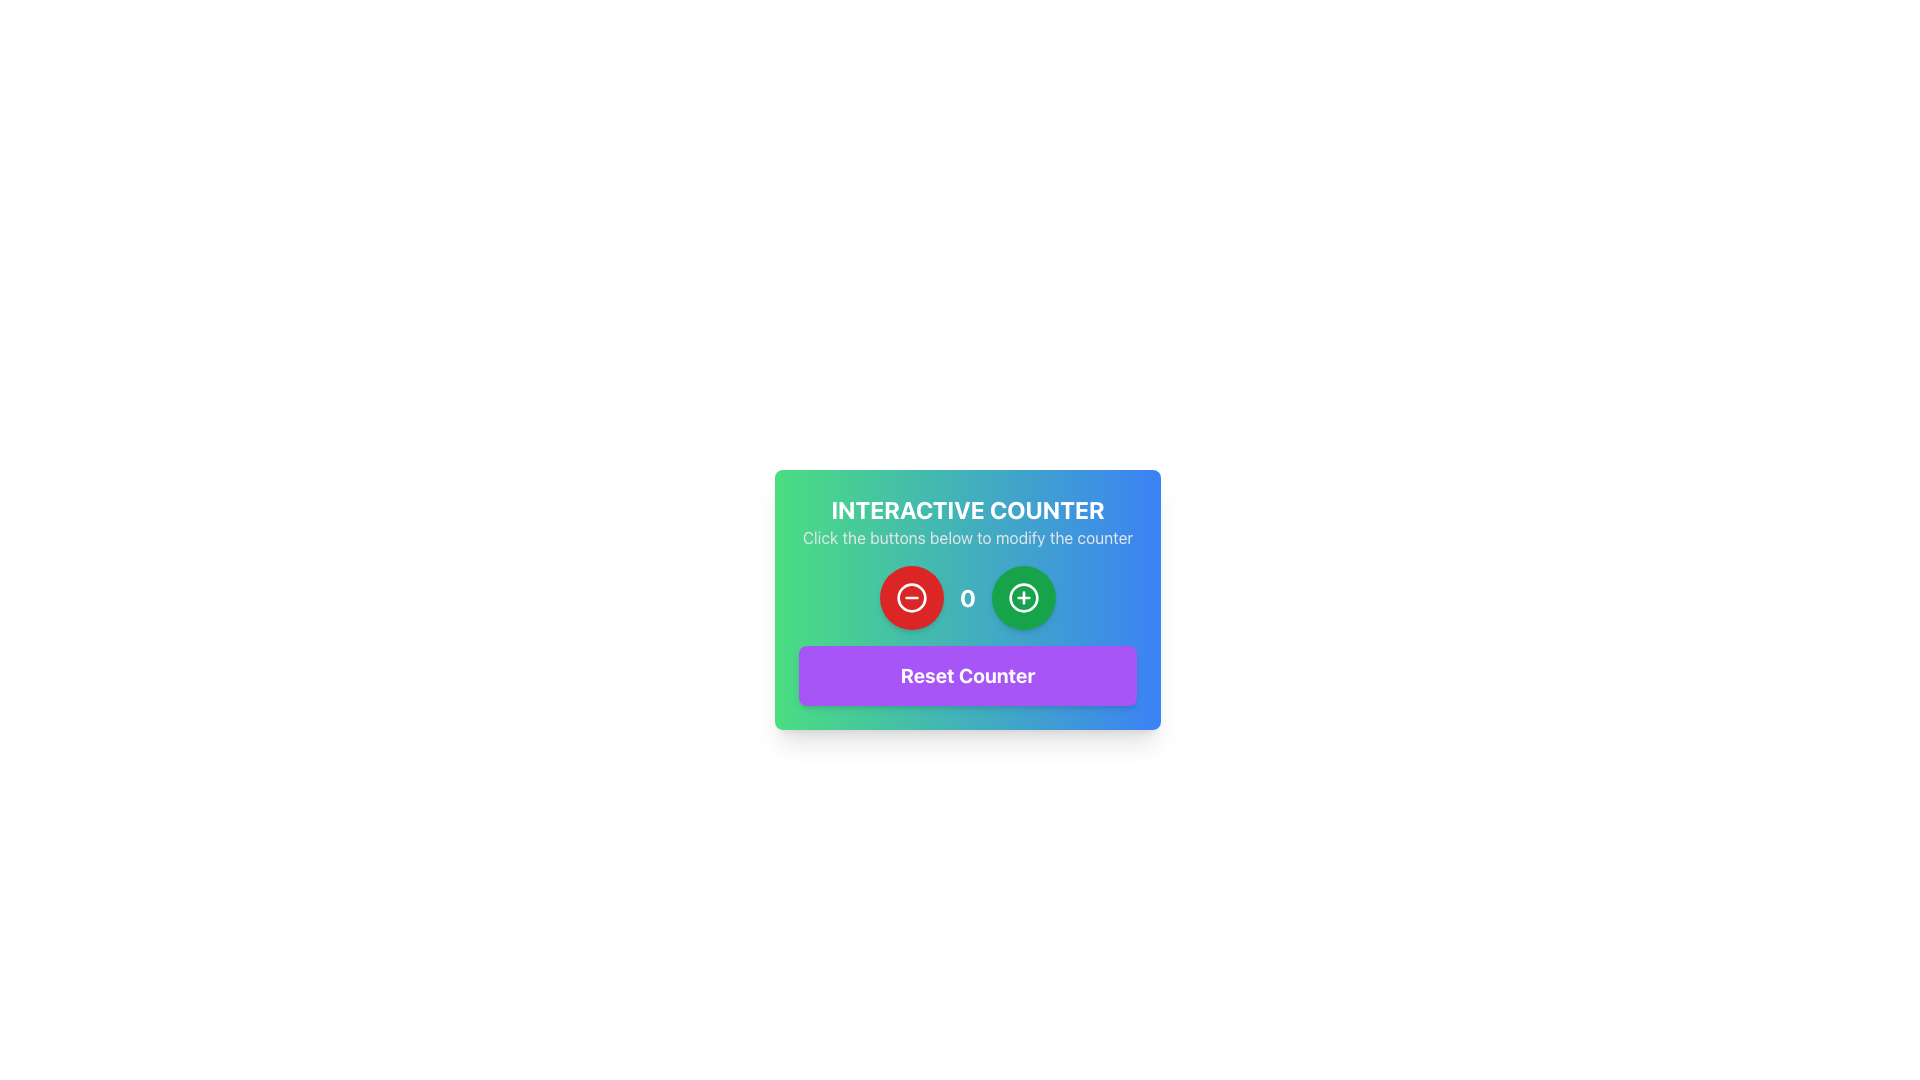  What do you see at coordinates (911, 596) in the screenshot?
I see `the red circular icon with a white border and a horizontal white minus line, which signifies a subtractive action, located within the left red button of the green-blue gradient box` at bounding box center [911, 596].